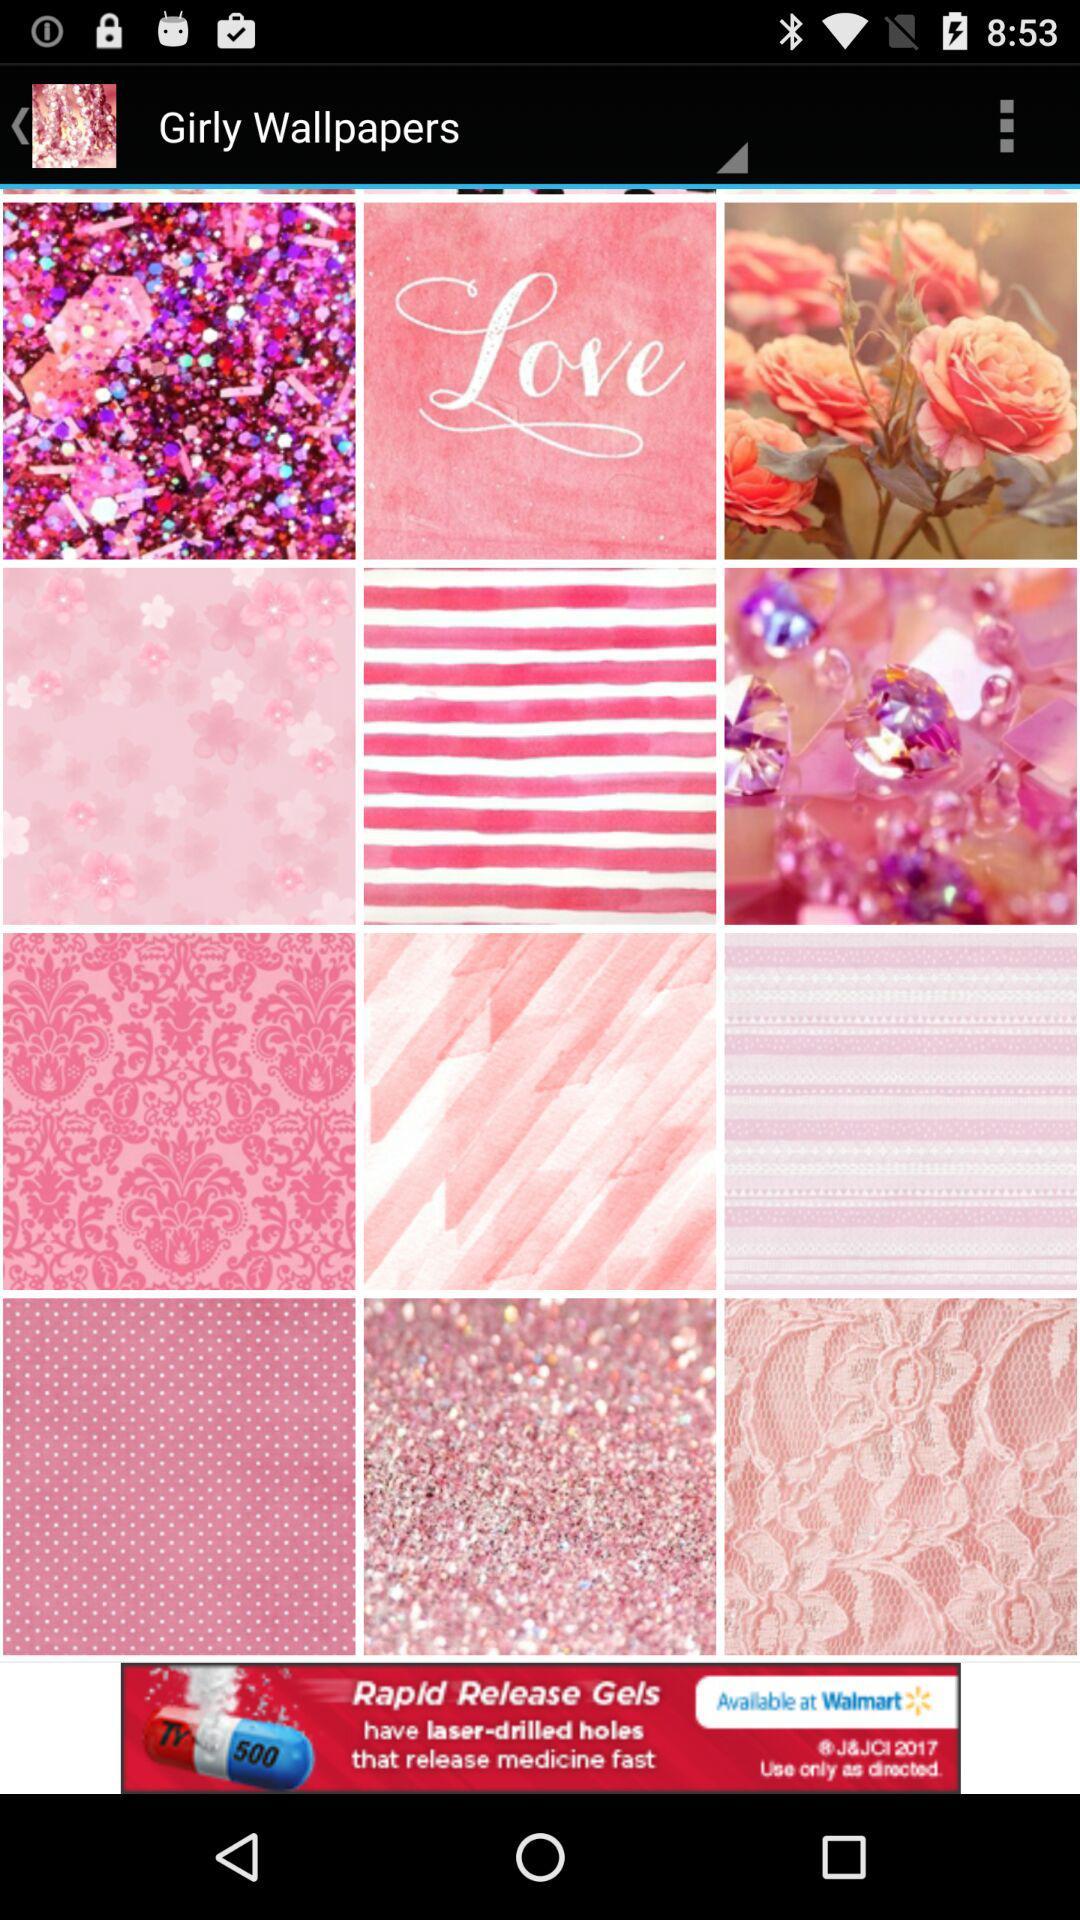  I want to click on advertisement, so click(540, 1727).